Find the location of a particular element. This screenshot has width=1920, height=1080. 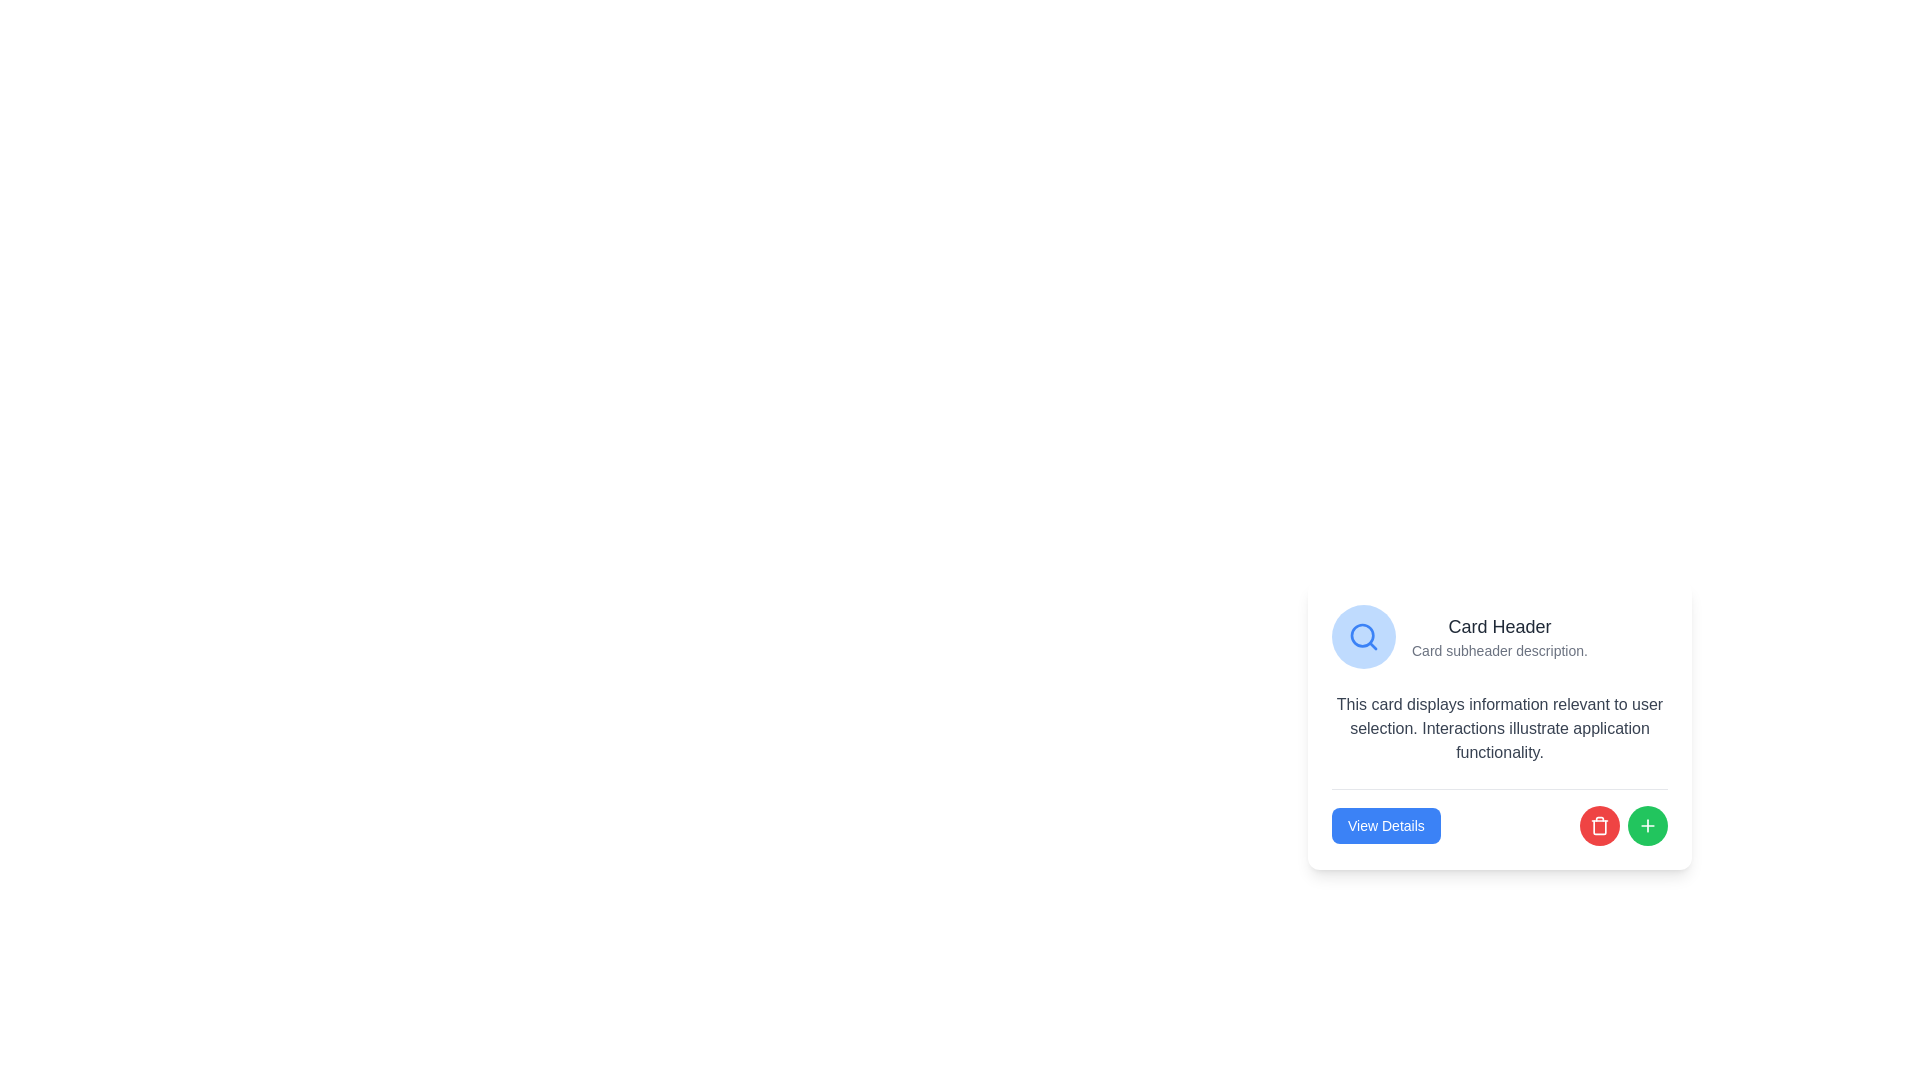

the red trash can icon button, which is centrally located at the bottom of the card, to the right of the 'View Details' button and left of the green '+' button is located at coordinates (1598, 826).